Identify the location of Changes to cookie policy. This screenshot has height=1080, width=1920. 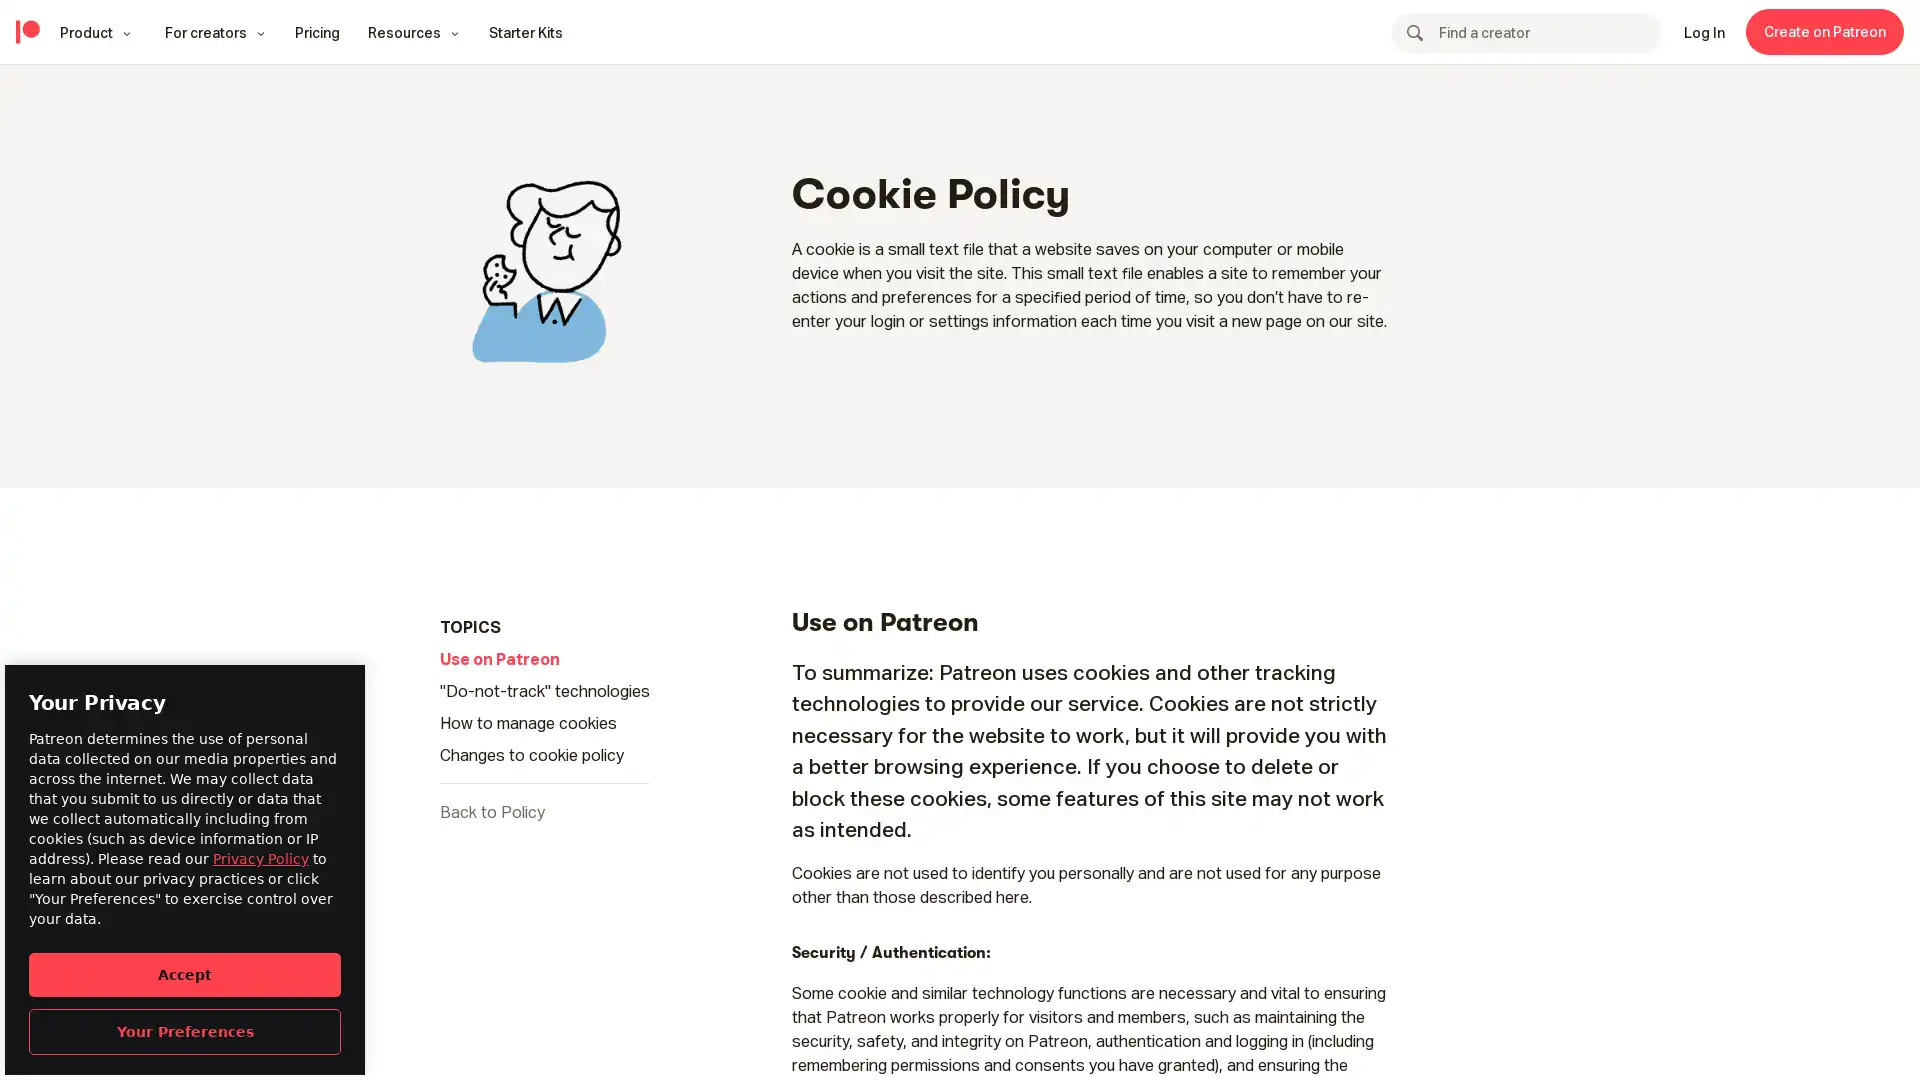
(532, 755).